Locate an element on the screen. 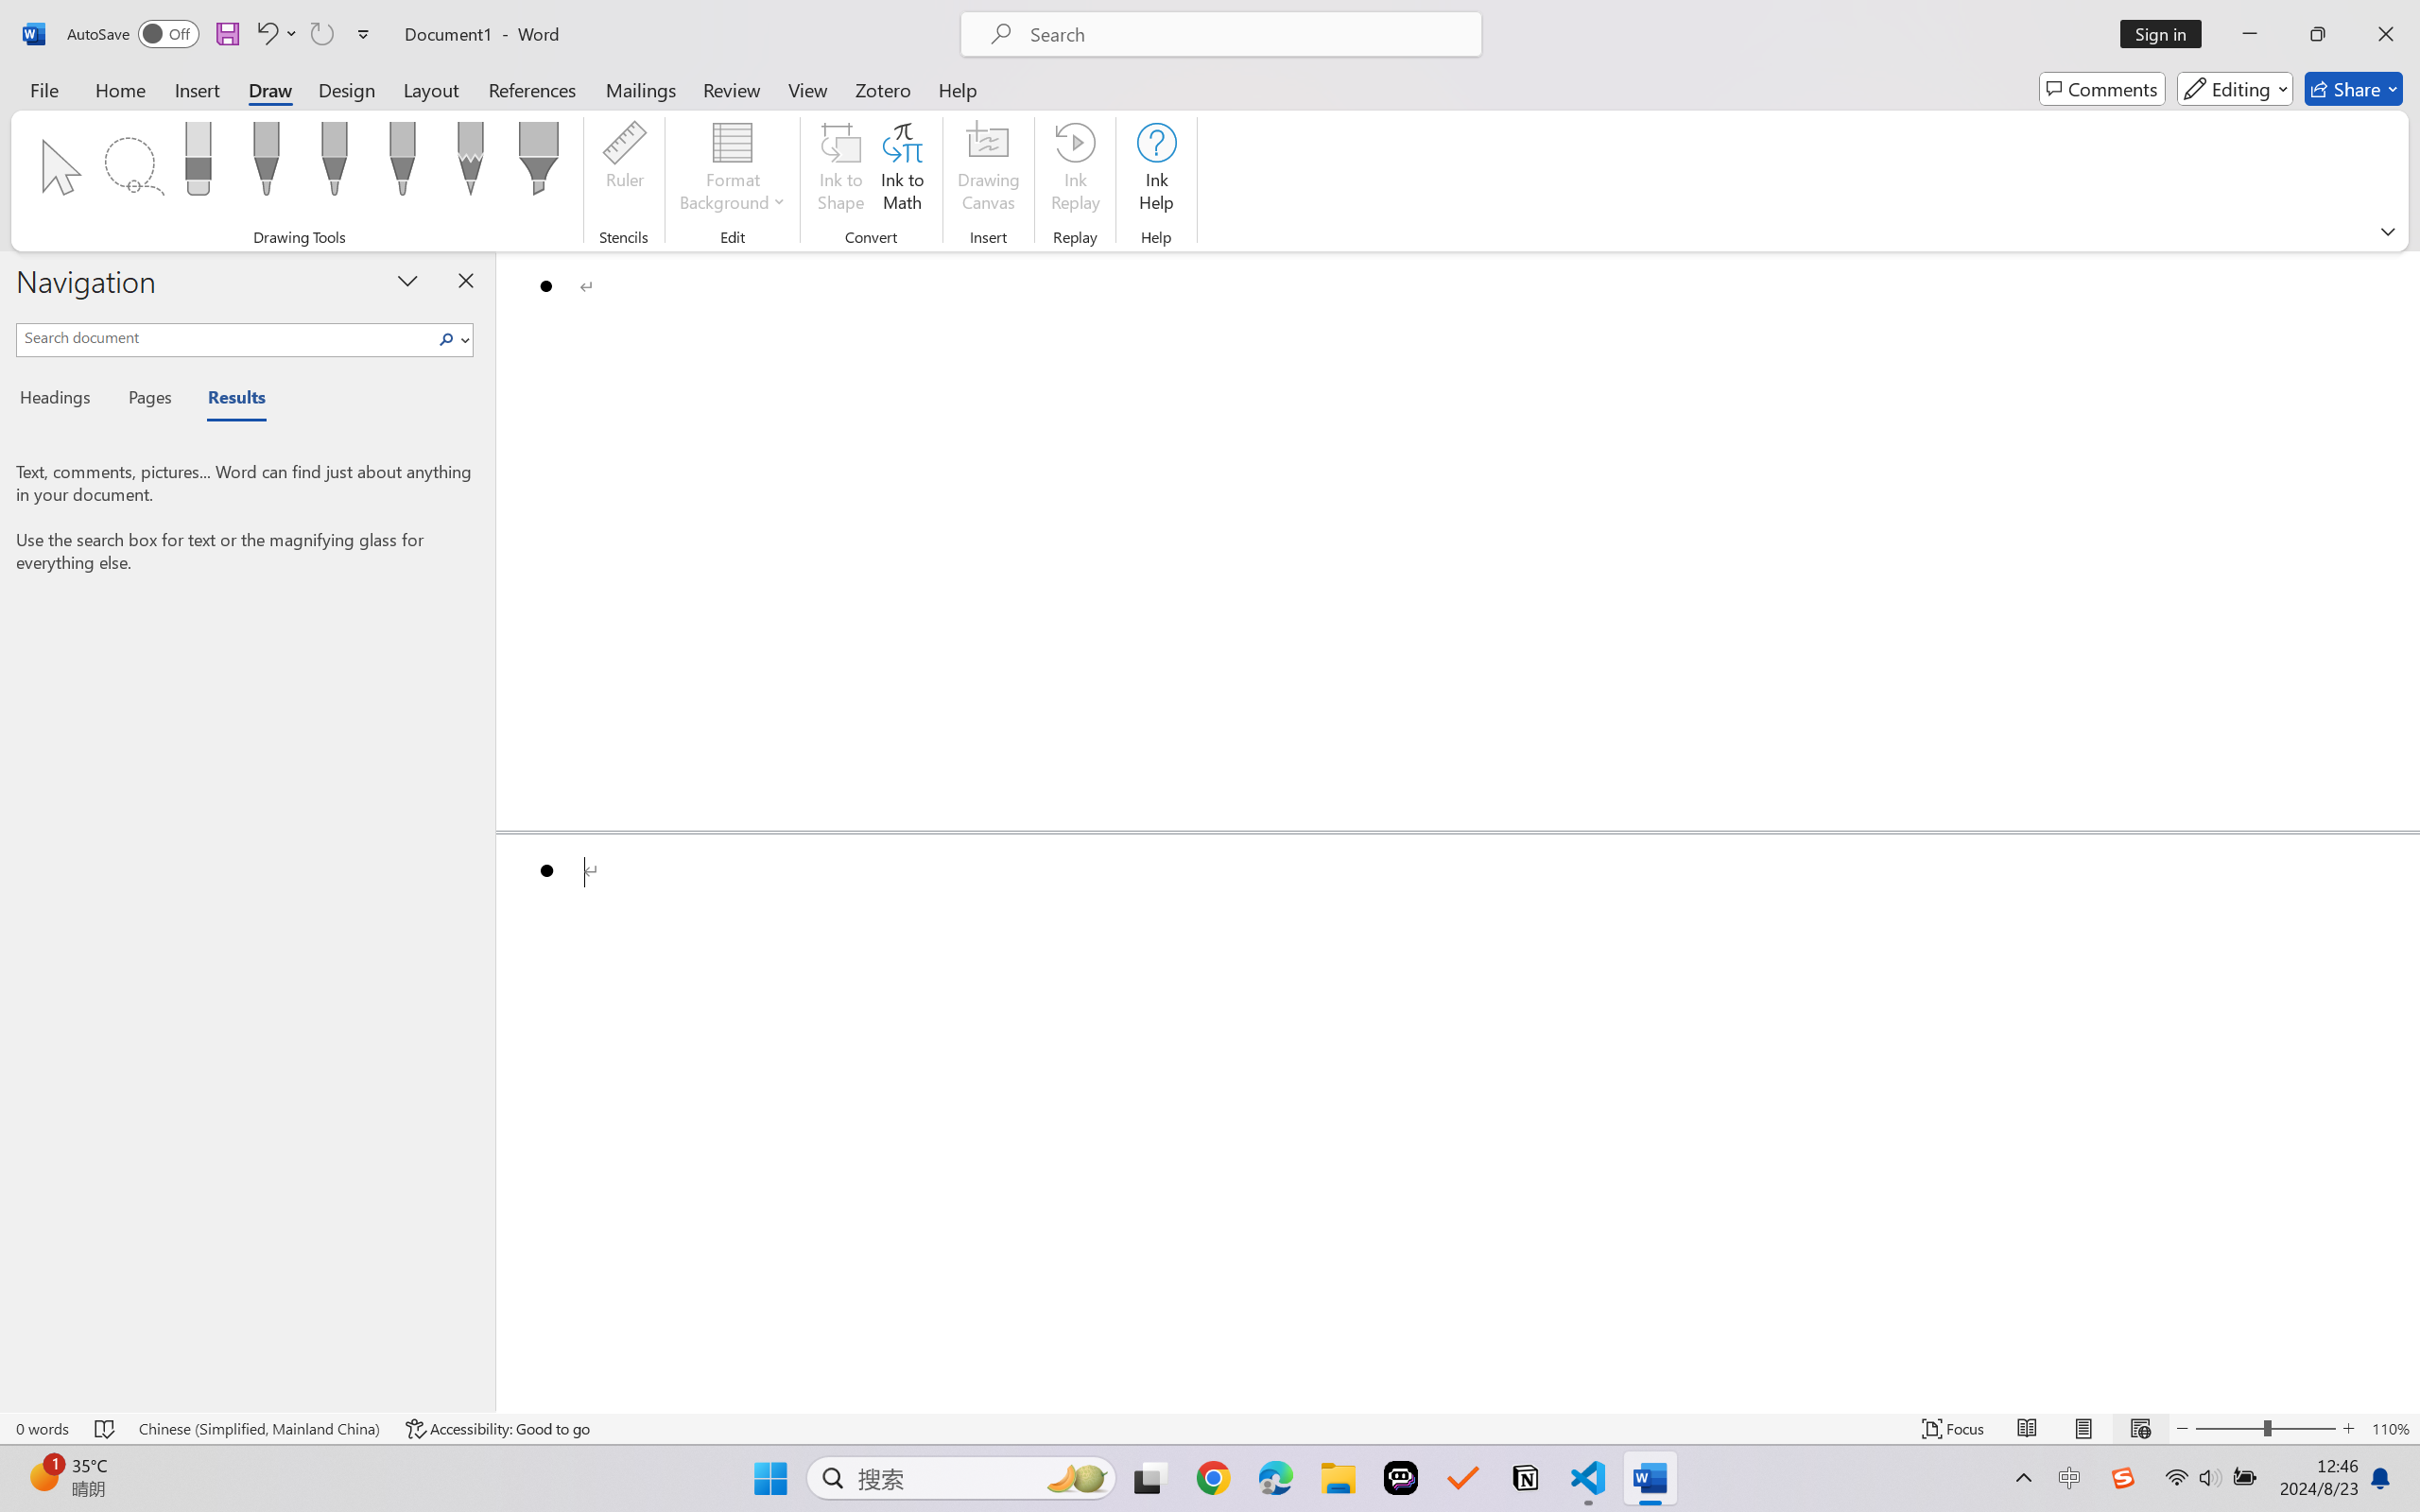 The height and width of the screenshot is (1512, 2420). 'Undo Bullet Default' is located at coordinates (265, 33).